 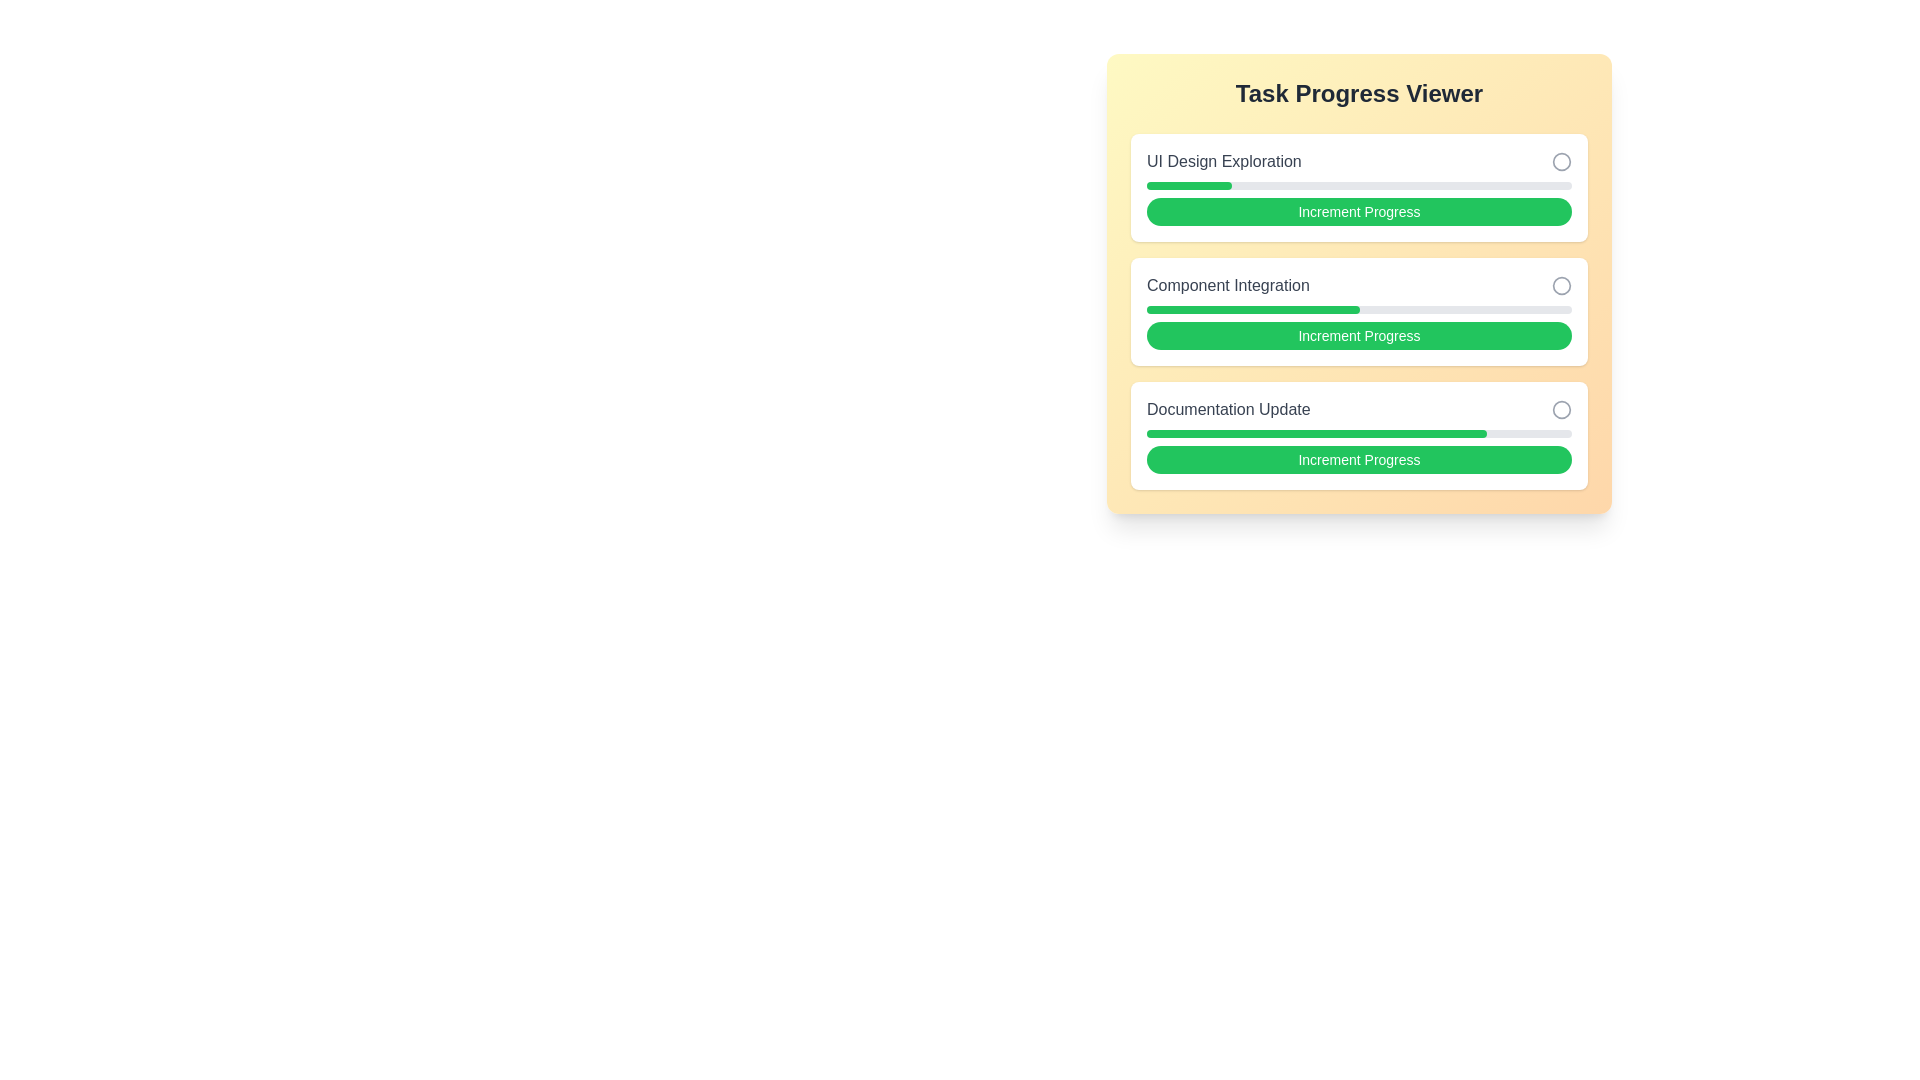 I want to click on the label identifying the task 'Component Integration' within the task progress viewer, located in the second item of a vertically stacked list, so click(x=1227, y=285).